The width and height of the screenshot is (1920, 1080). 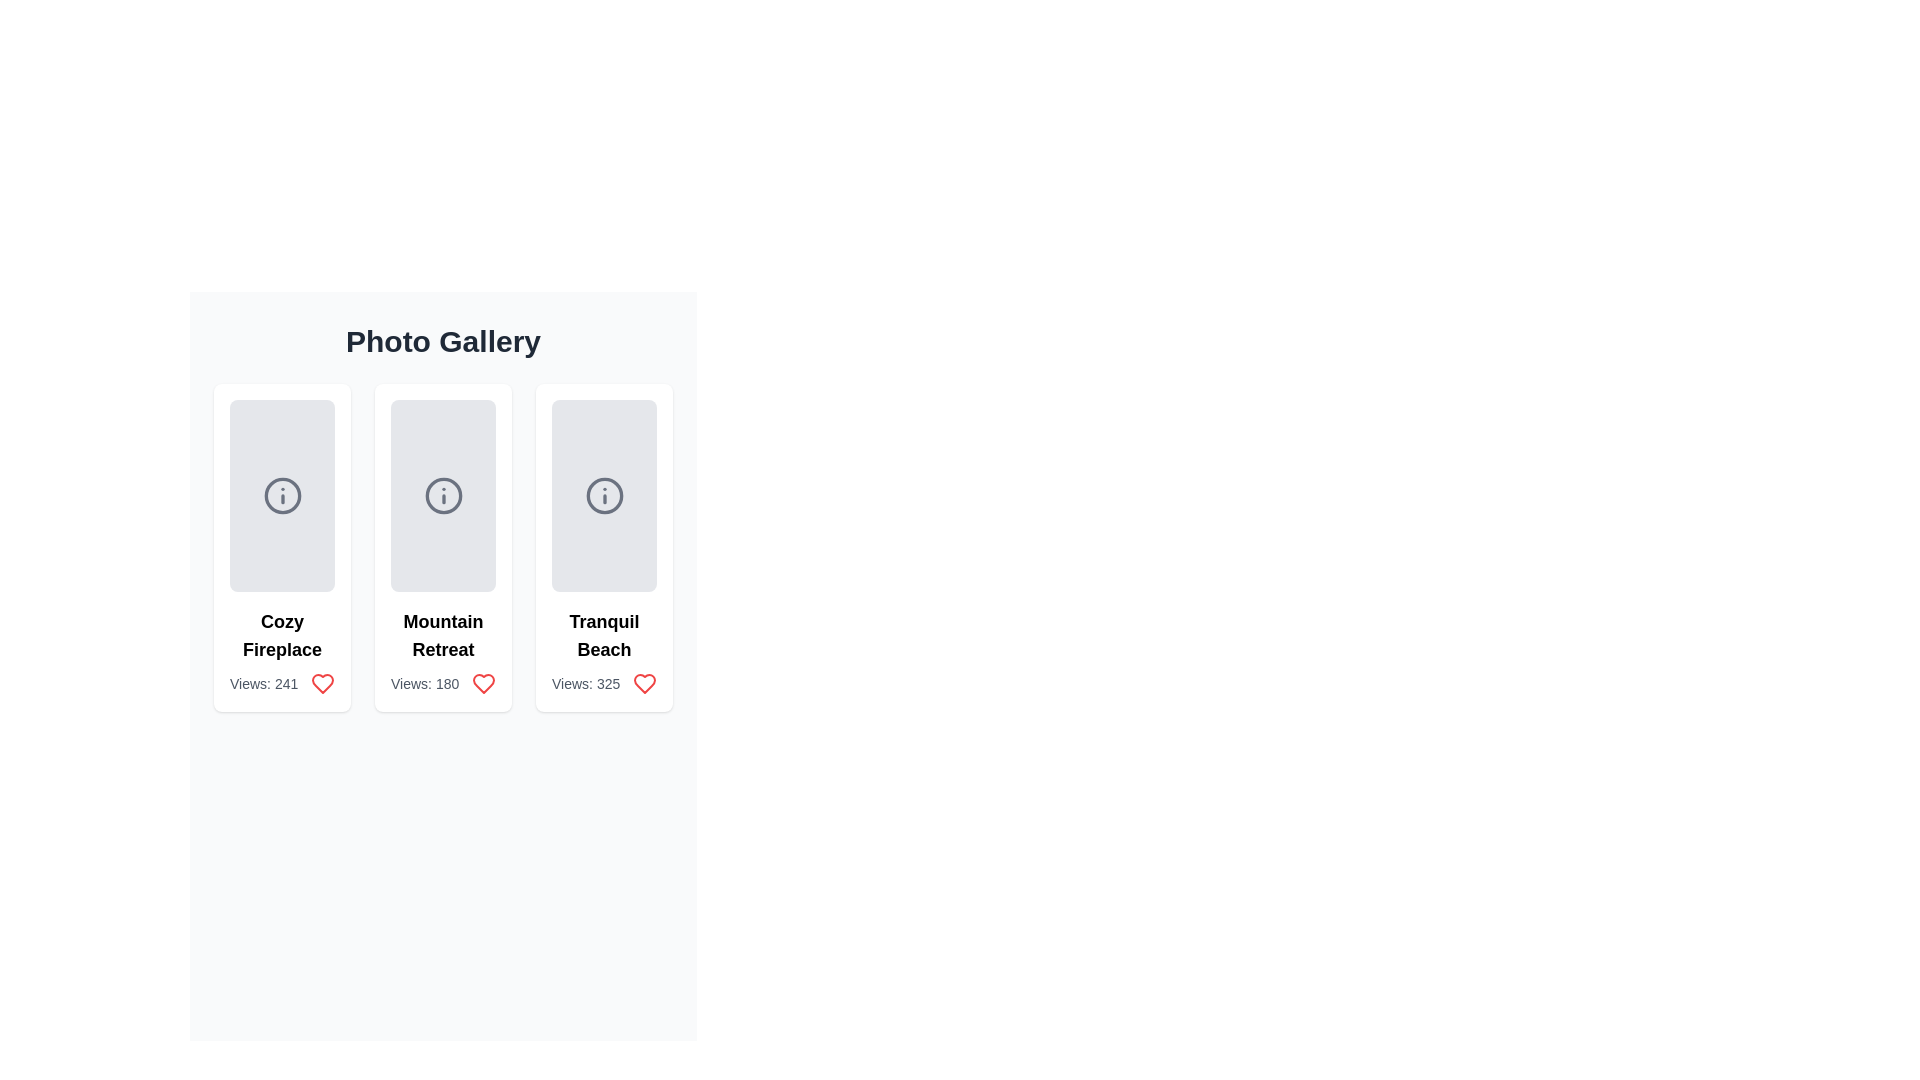 I want to click on the information icon within the 'Tranquil Beach' card in the 'Photo Gallery', which is a circular component with a border, so click(x=603, y=495).